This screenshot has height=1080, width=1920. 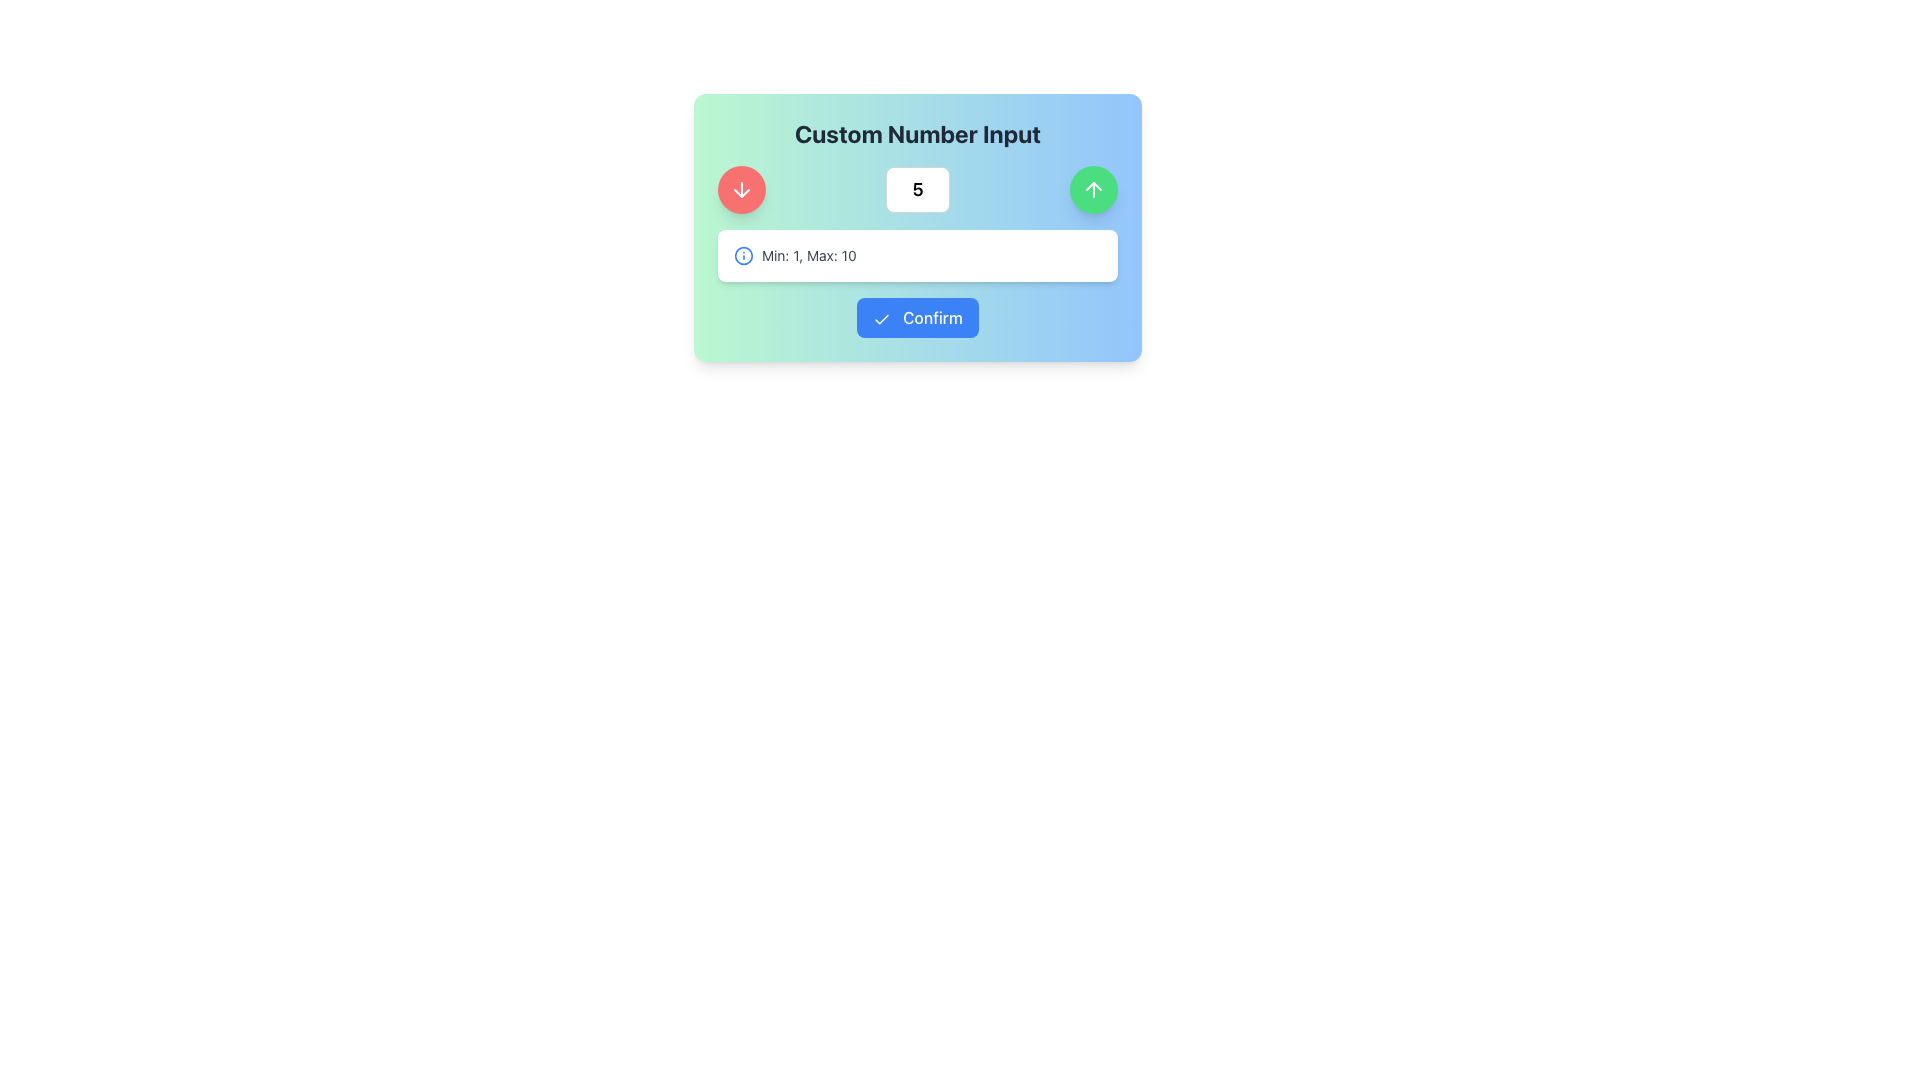 What do you see at coordinates (881, 318) in the screenshot?
I see `the check icon within the blue confirm button labeled 'Confirm'` at bounding box center [881, 318].